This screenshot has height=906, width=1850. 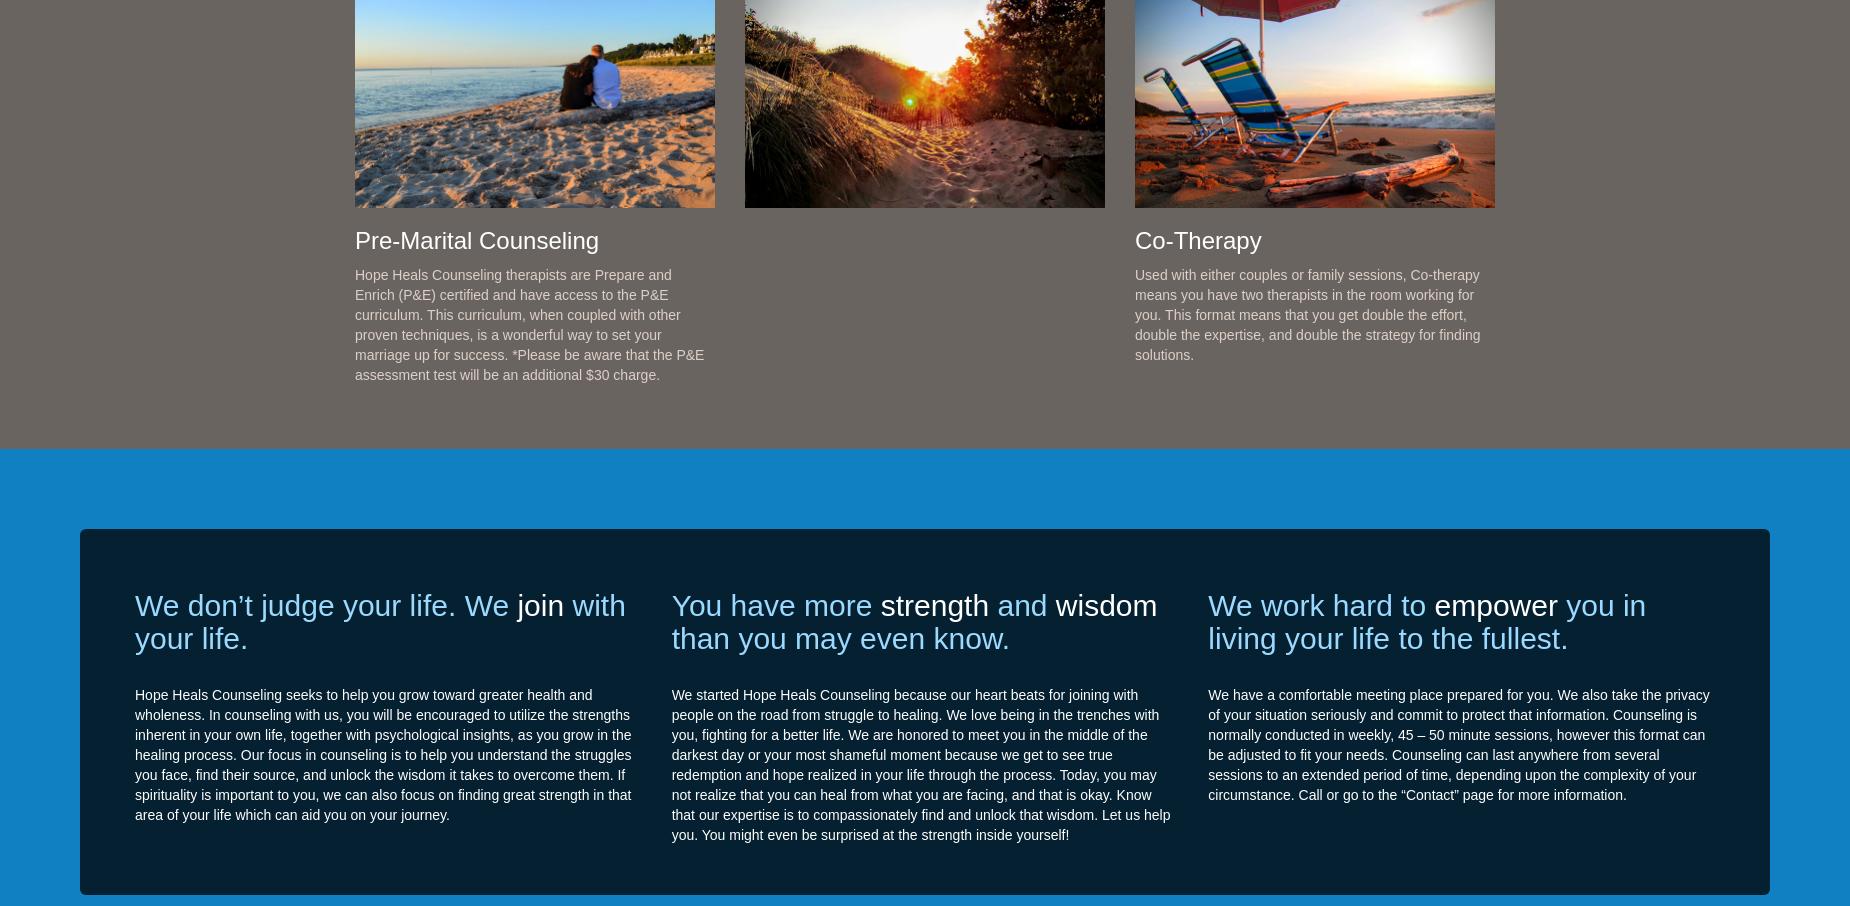 What do you see at coordinates (1427, 620) in the screenshot?
I see `'you in living your life to the fullest.'` at bounding box center [1427, 620].